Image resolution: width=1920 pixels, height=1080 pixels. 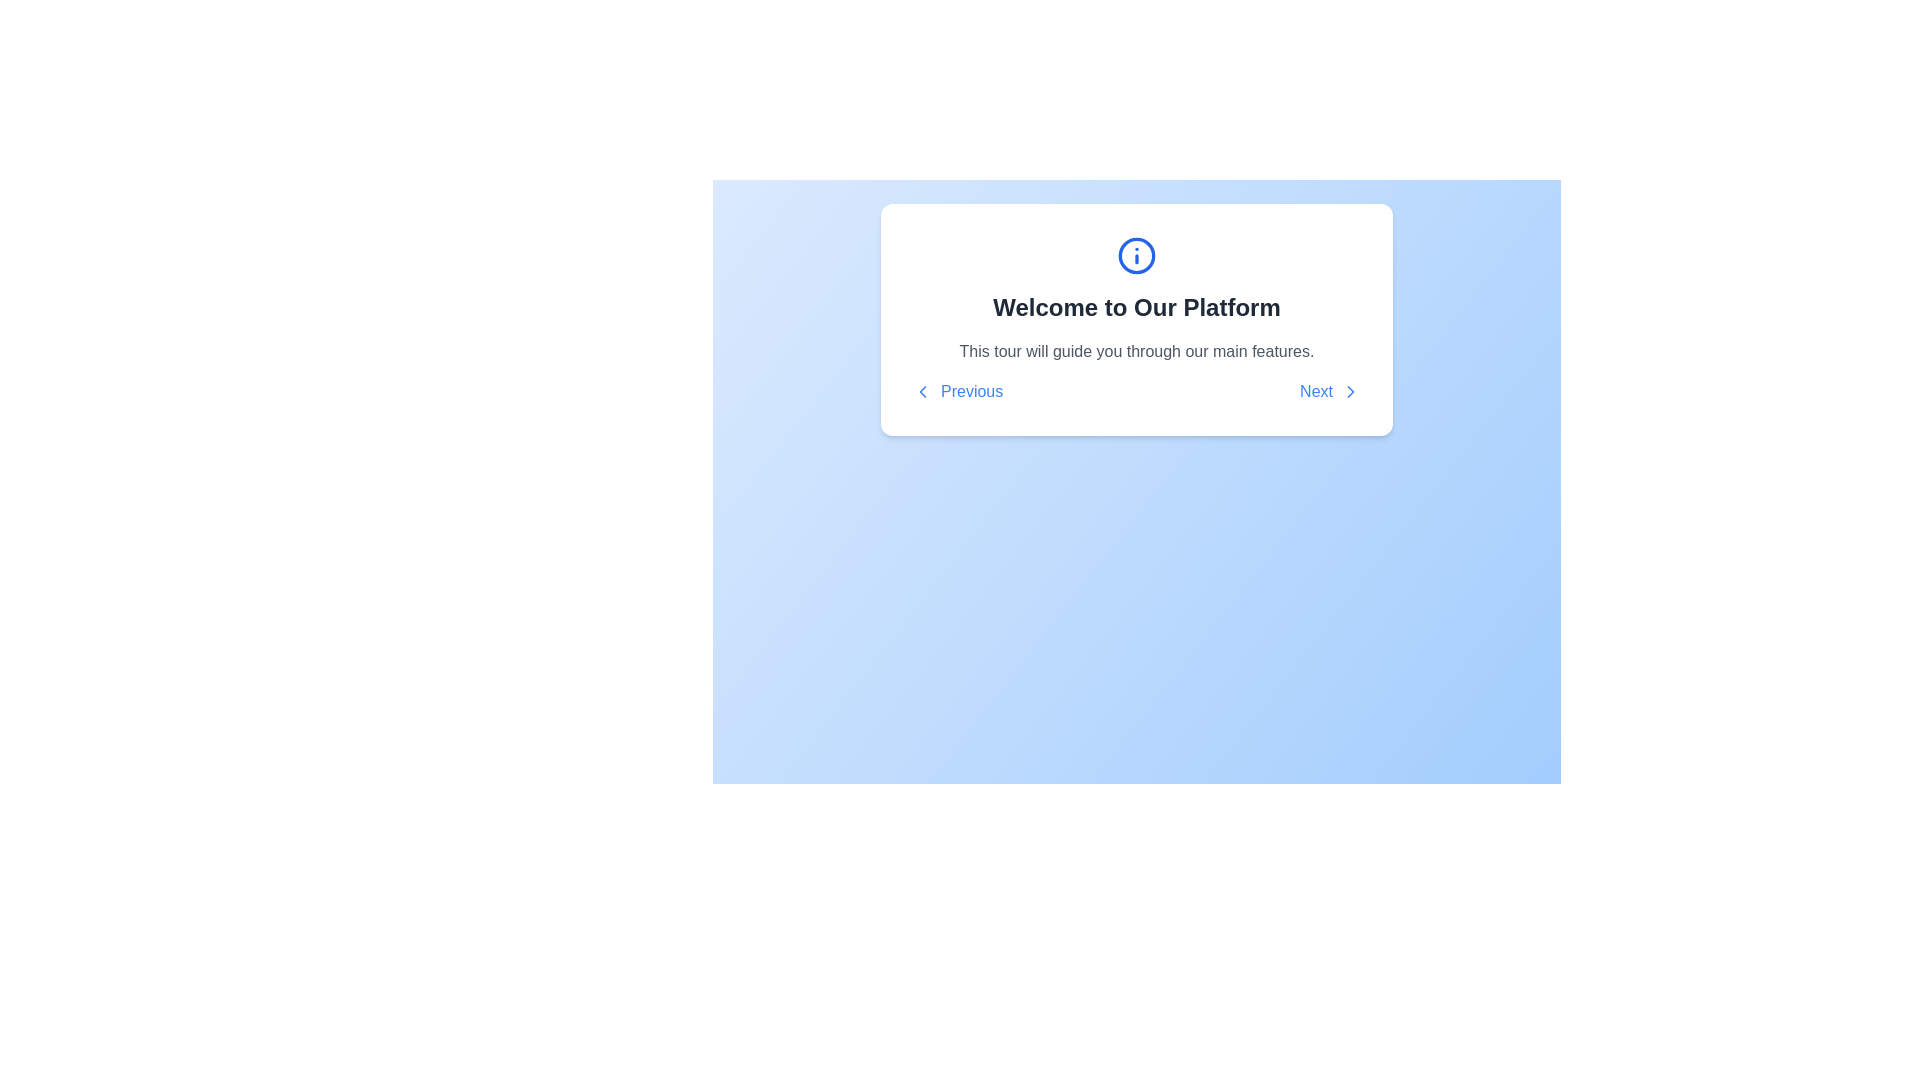 What do you see at coordinates (1316, 392) in the screenshot?
I see `the 'Next' text label, which is styled in blue and positioned next to a 'chevron right' icon in the bottom-right corner of the prompt area` at bounding box center [1316, 392].